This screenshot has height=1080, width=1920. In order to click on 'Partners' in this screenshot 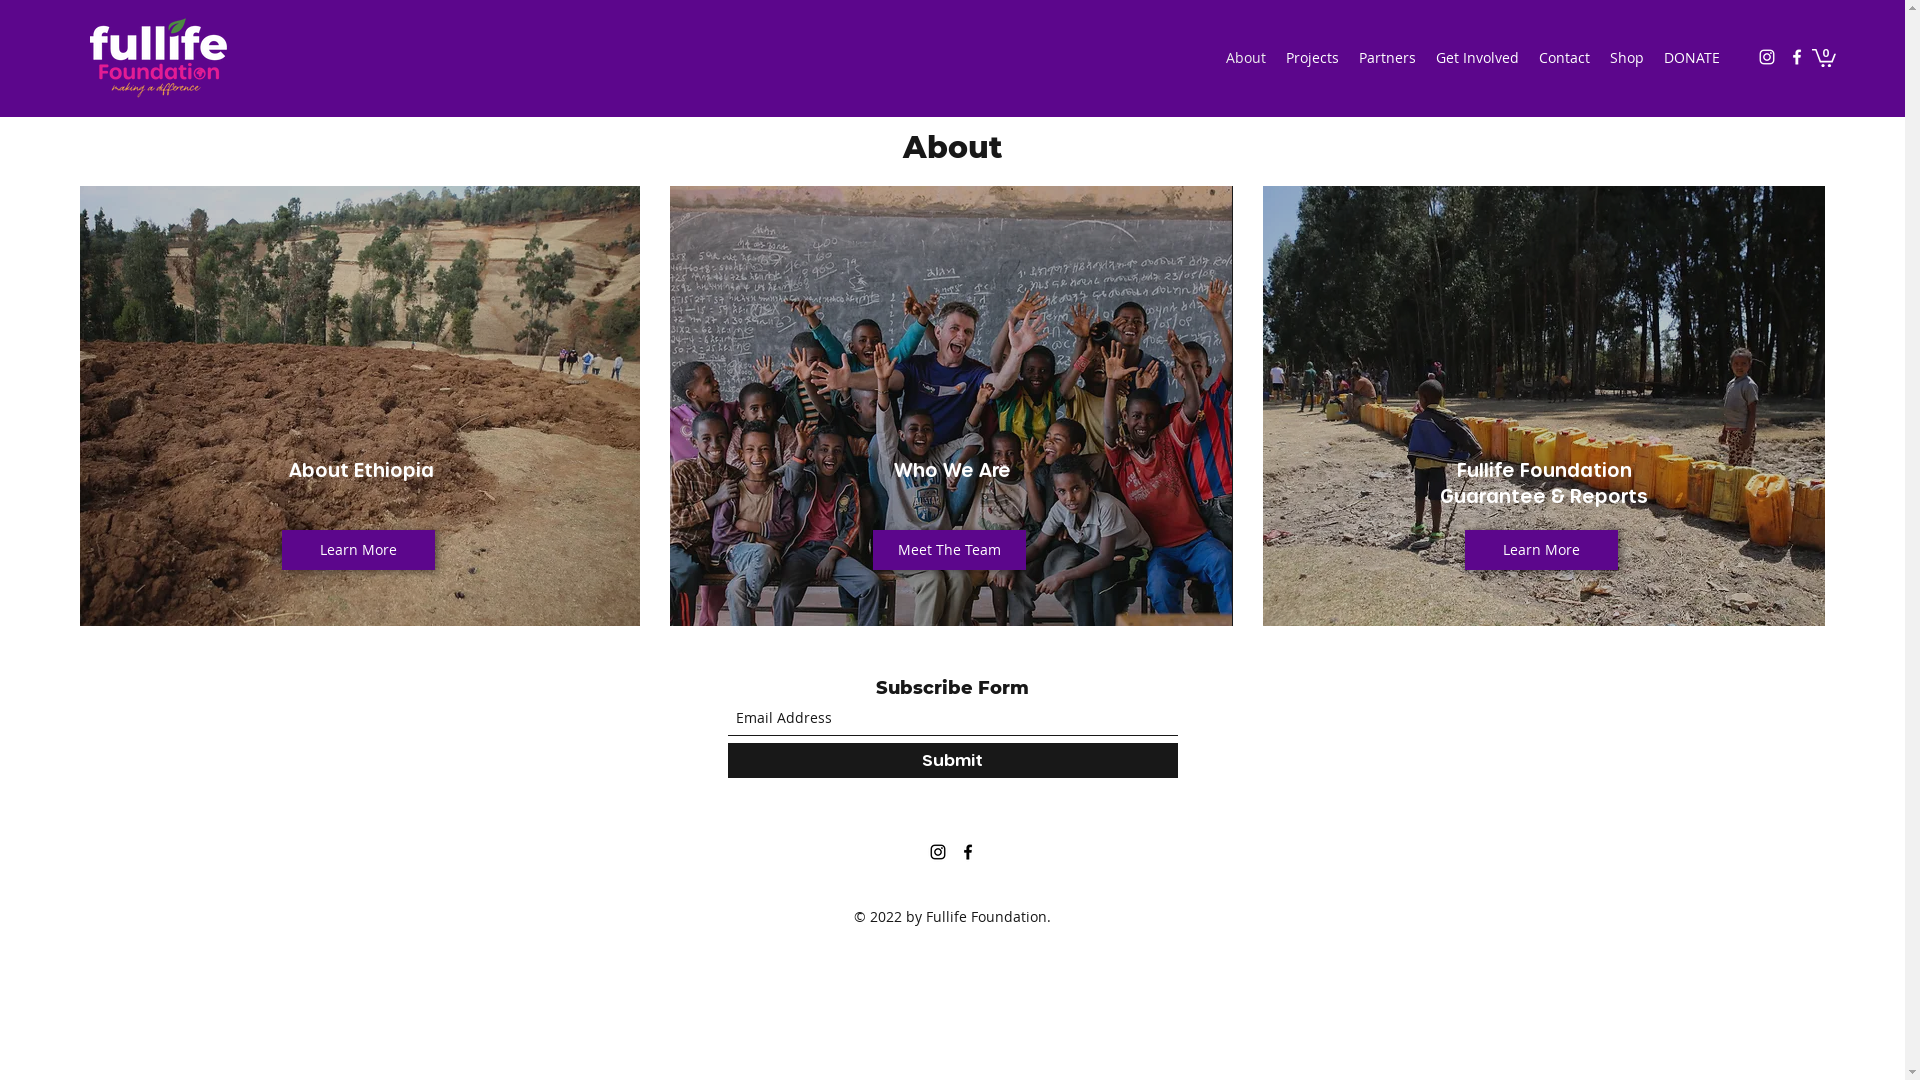, I will do `click(1386, 56)`.